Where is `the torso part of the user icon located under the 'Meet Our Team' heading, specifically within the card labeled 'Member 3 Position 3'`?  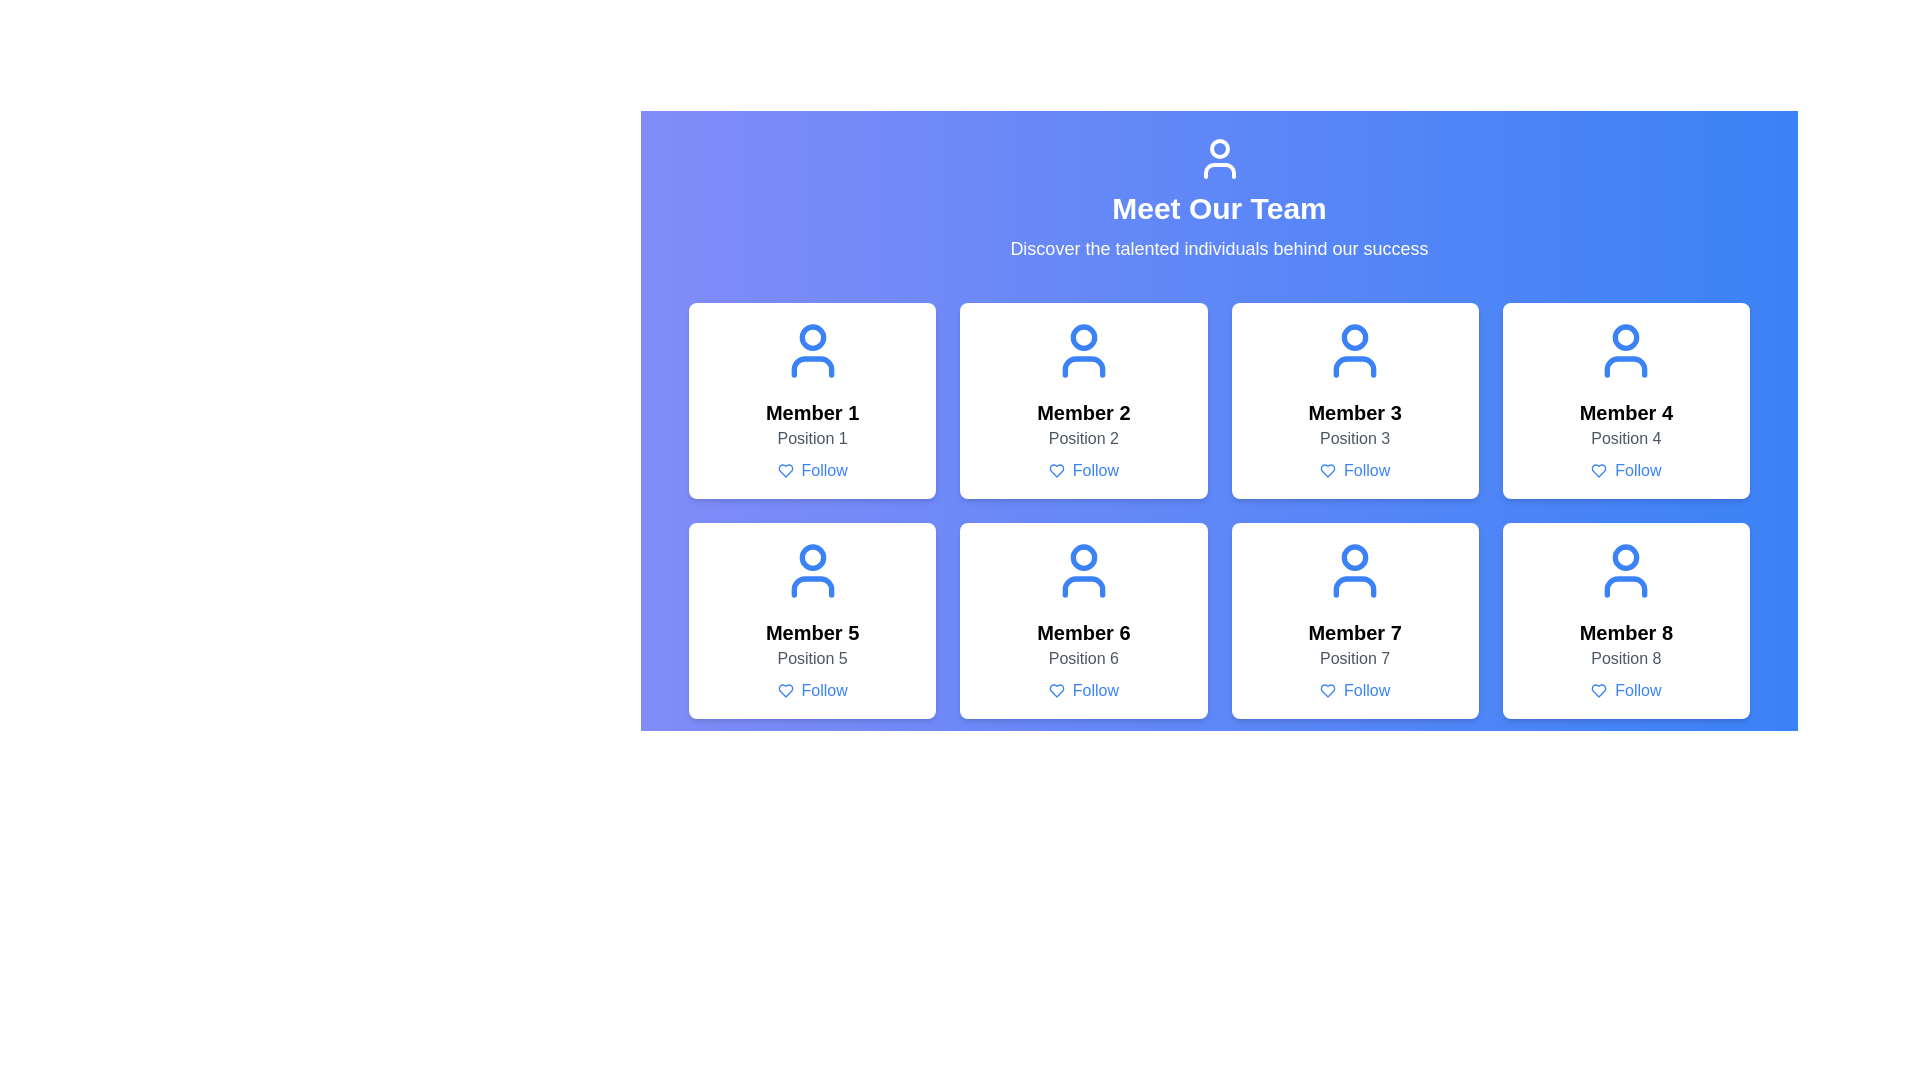
the torso part of the user icon located under the 'Meet Our Team' heading, specifically within the card labeled 'Member 3 Position 3' is located at coordinates (1355, 366).